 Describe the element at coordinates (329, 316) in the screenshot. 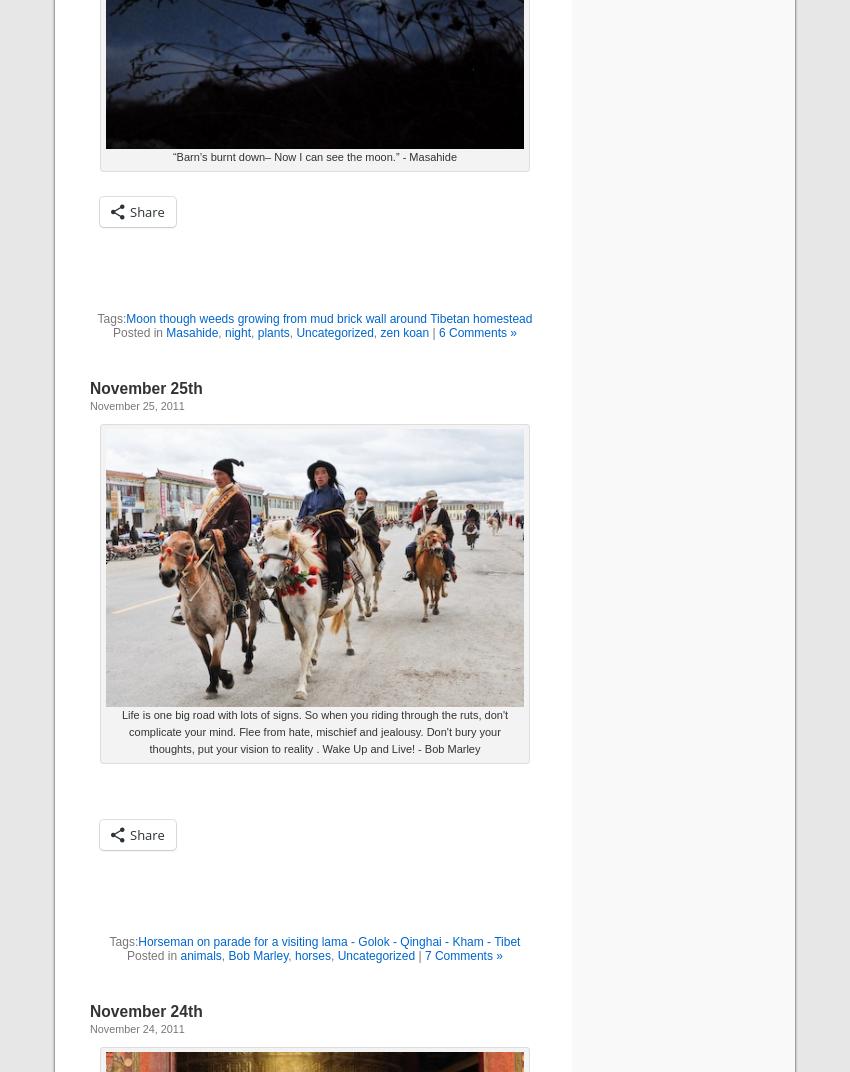

I see `'Moon though weeds growing from mud brick wall around Tibetan homestead'` at that location.